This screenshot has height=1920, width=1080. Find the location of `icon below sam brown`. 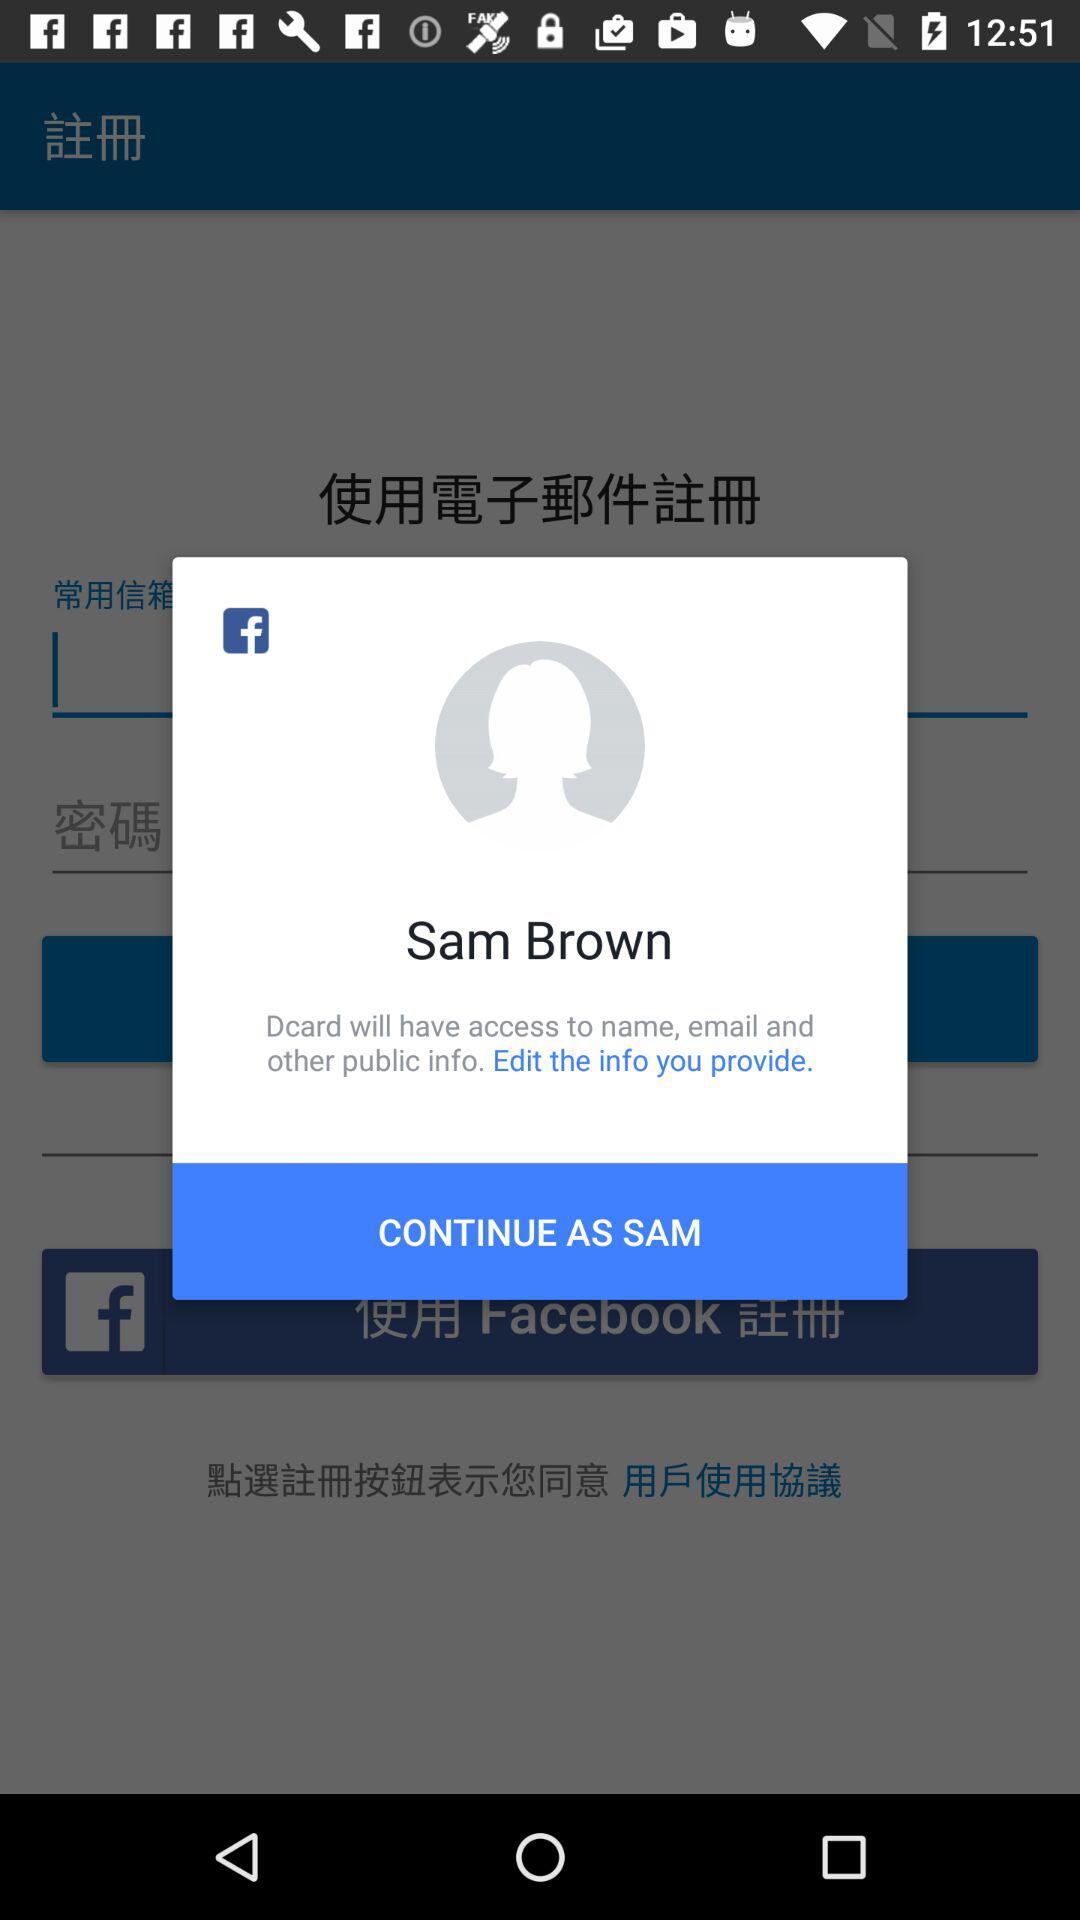

icon below sam brown is located at coordinates (540, 1041).